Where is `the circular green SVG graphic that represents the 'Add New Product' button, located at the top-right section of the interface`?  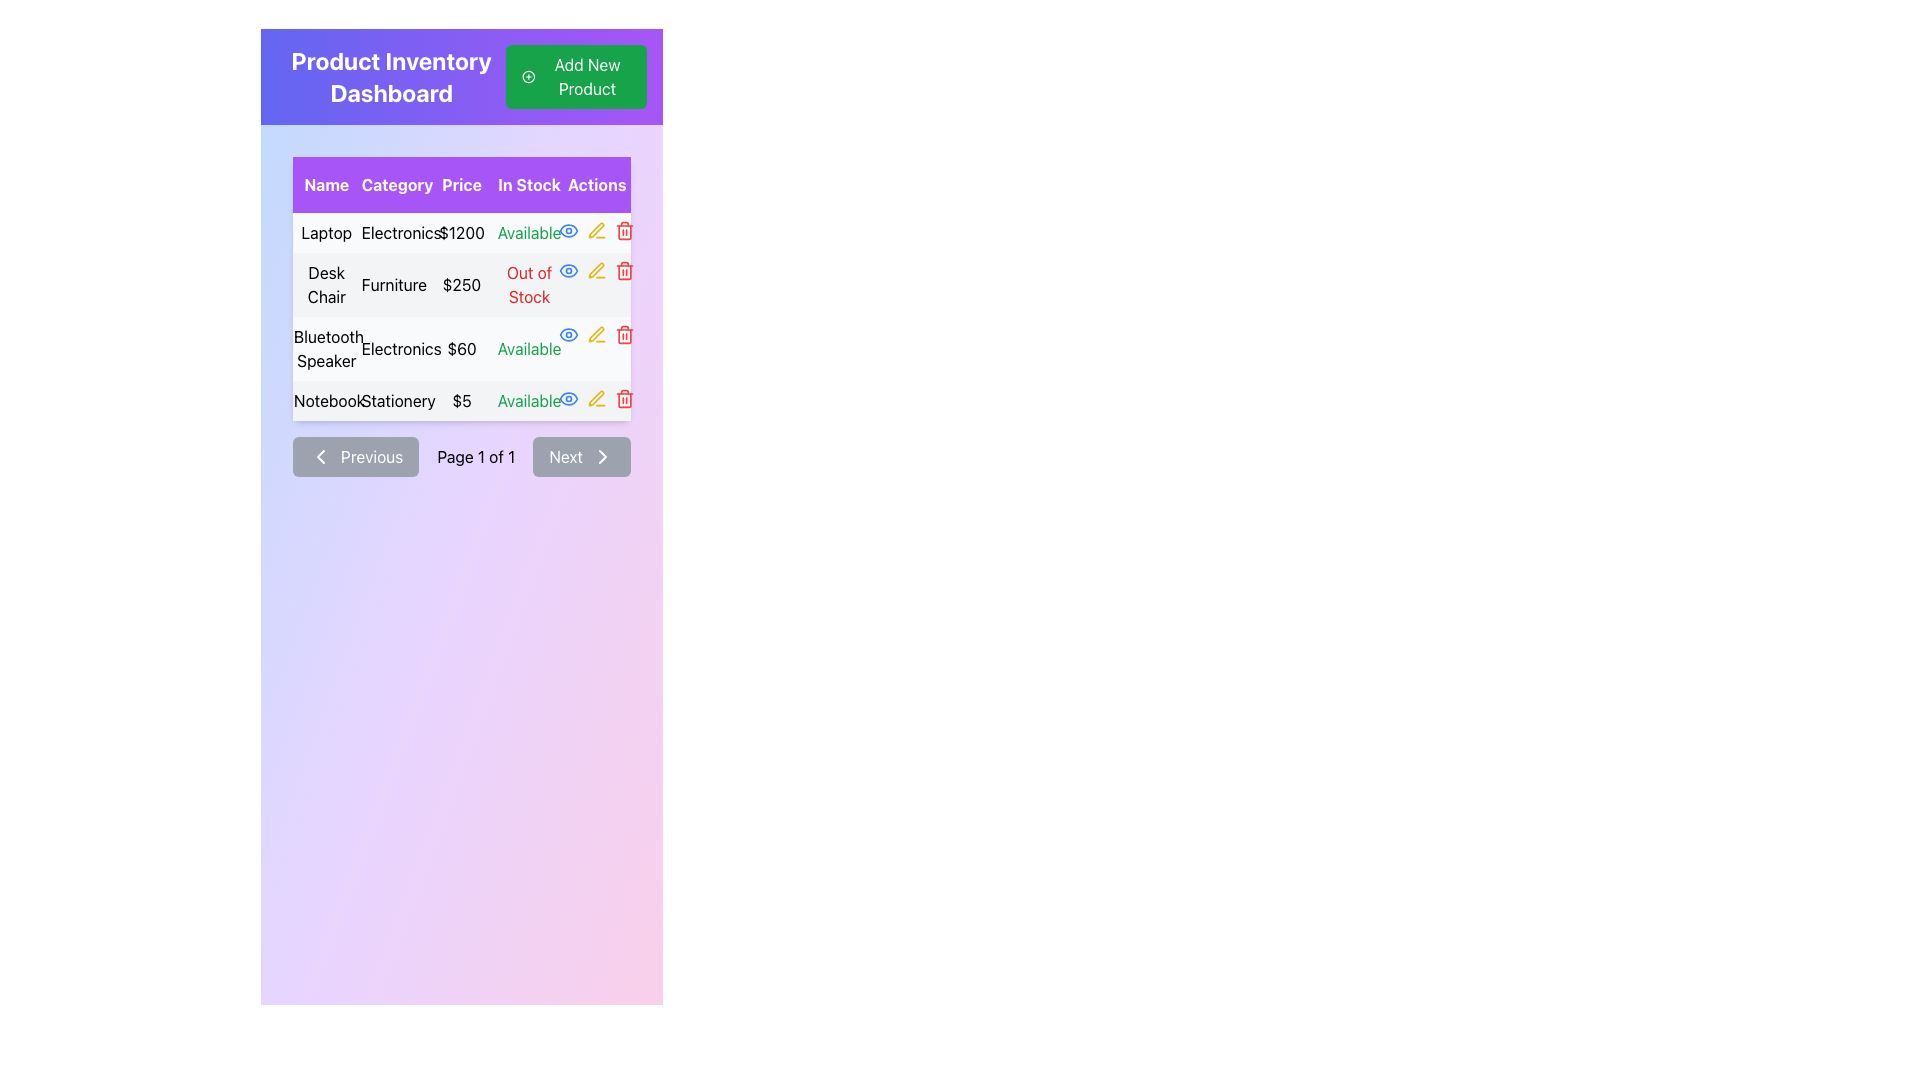
the circular green SVG graphic that represents the 'Add New Product' button, located at the top-right section of the interface is located at coordinates (529, 76).